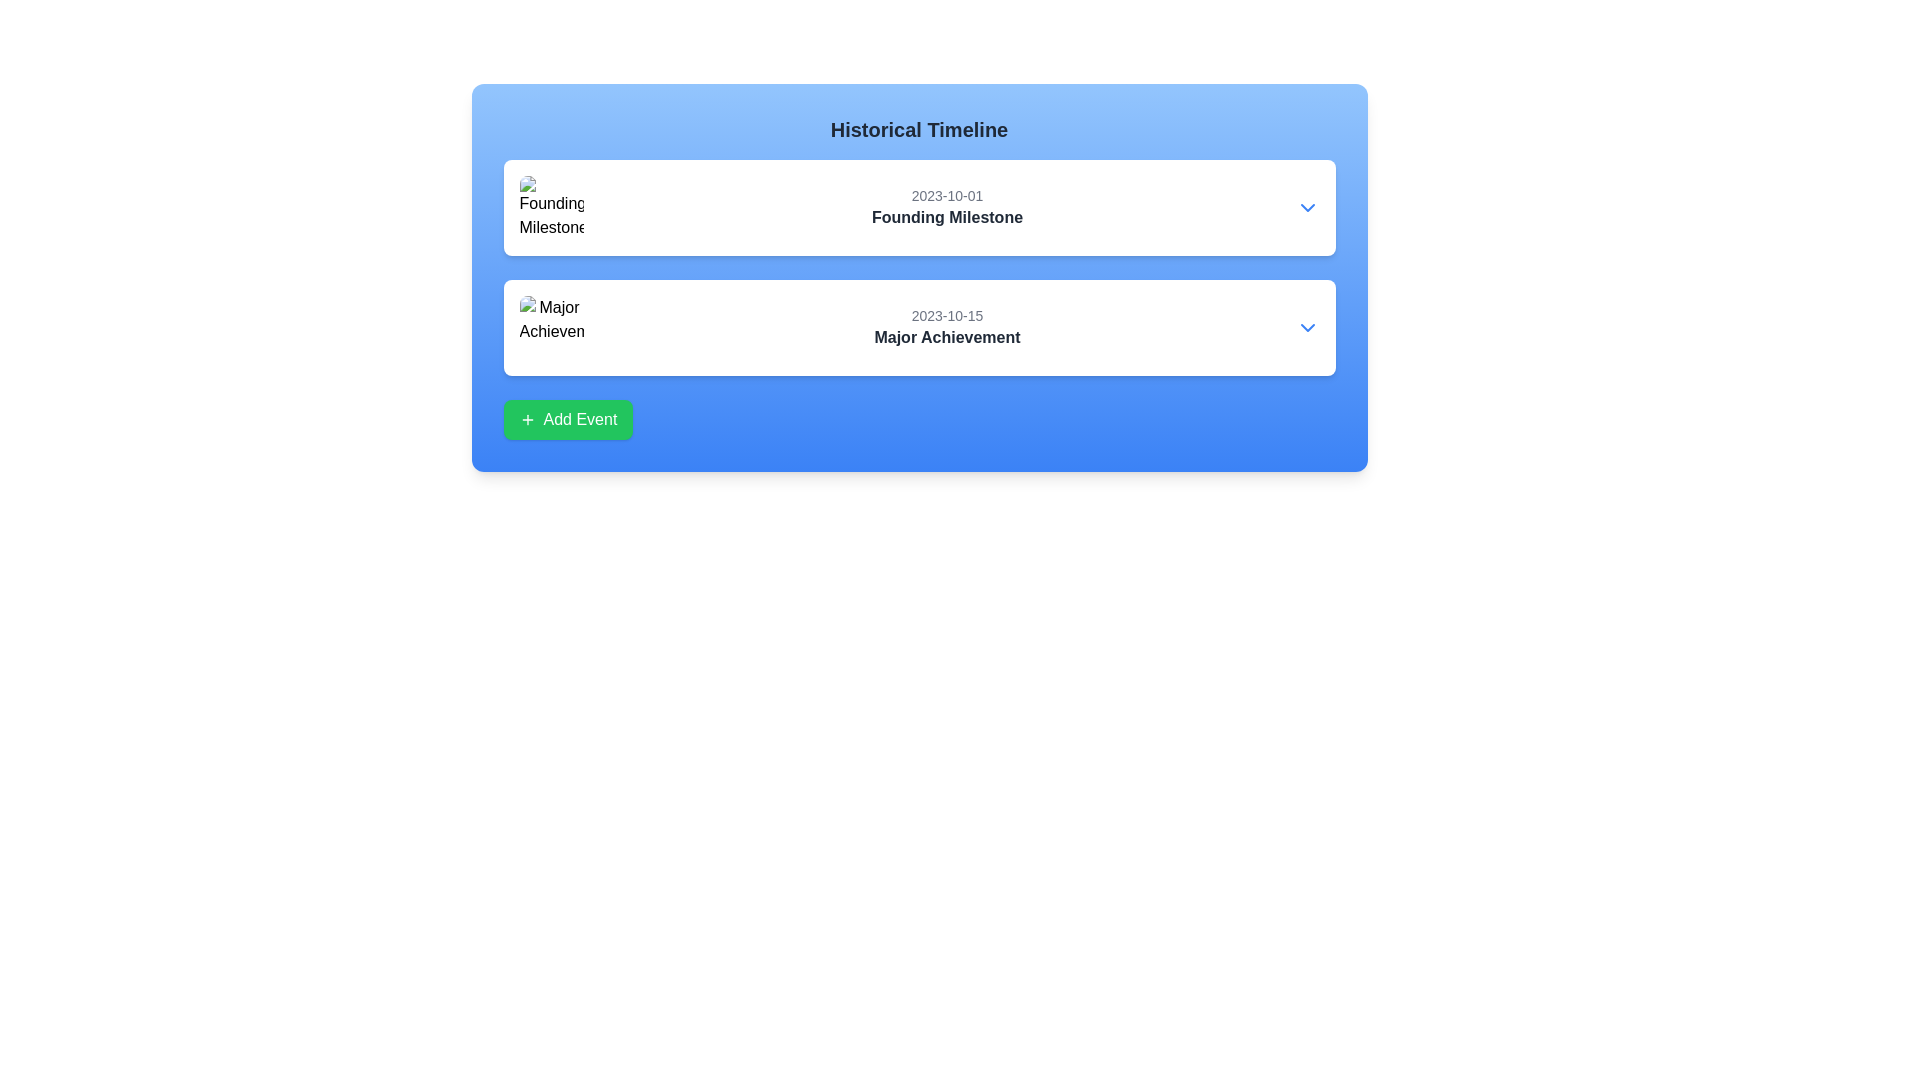 This screenshot has height=1080, width=1920. Describe the element at coordinates (946, 337) in the screenshot. I see `the text label representing a milestone or event title in the timeline interface, located below the date '2023-10-15'` at that location.